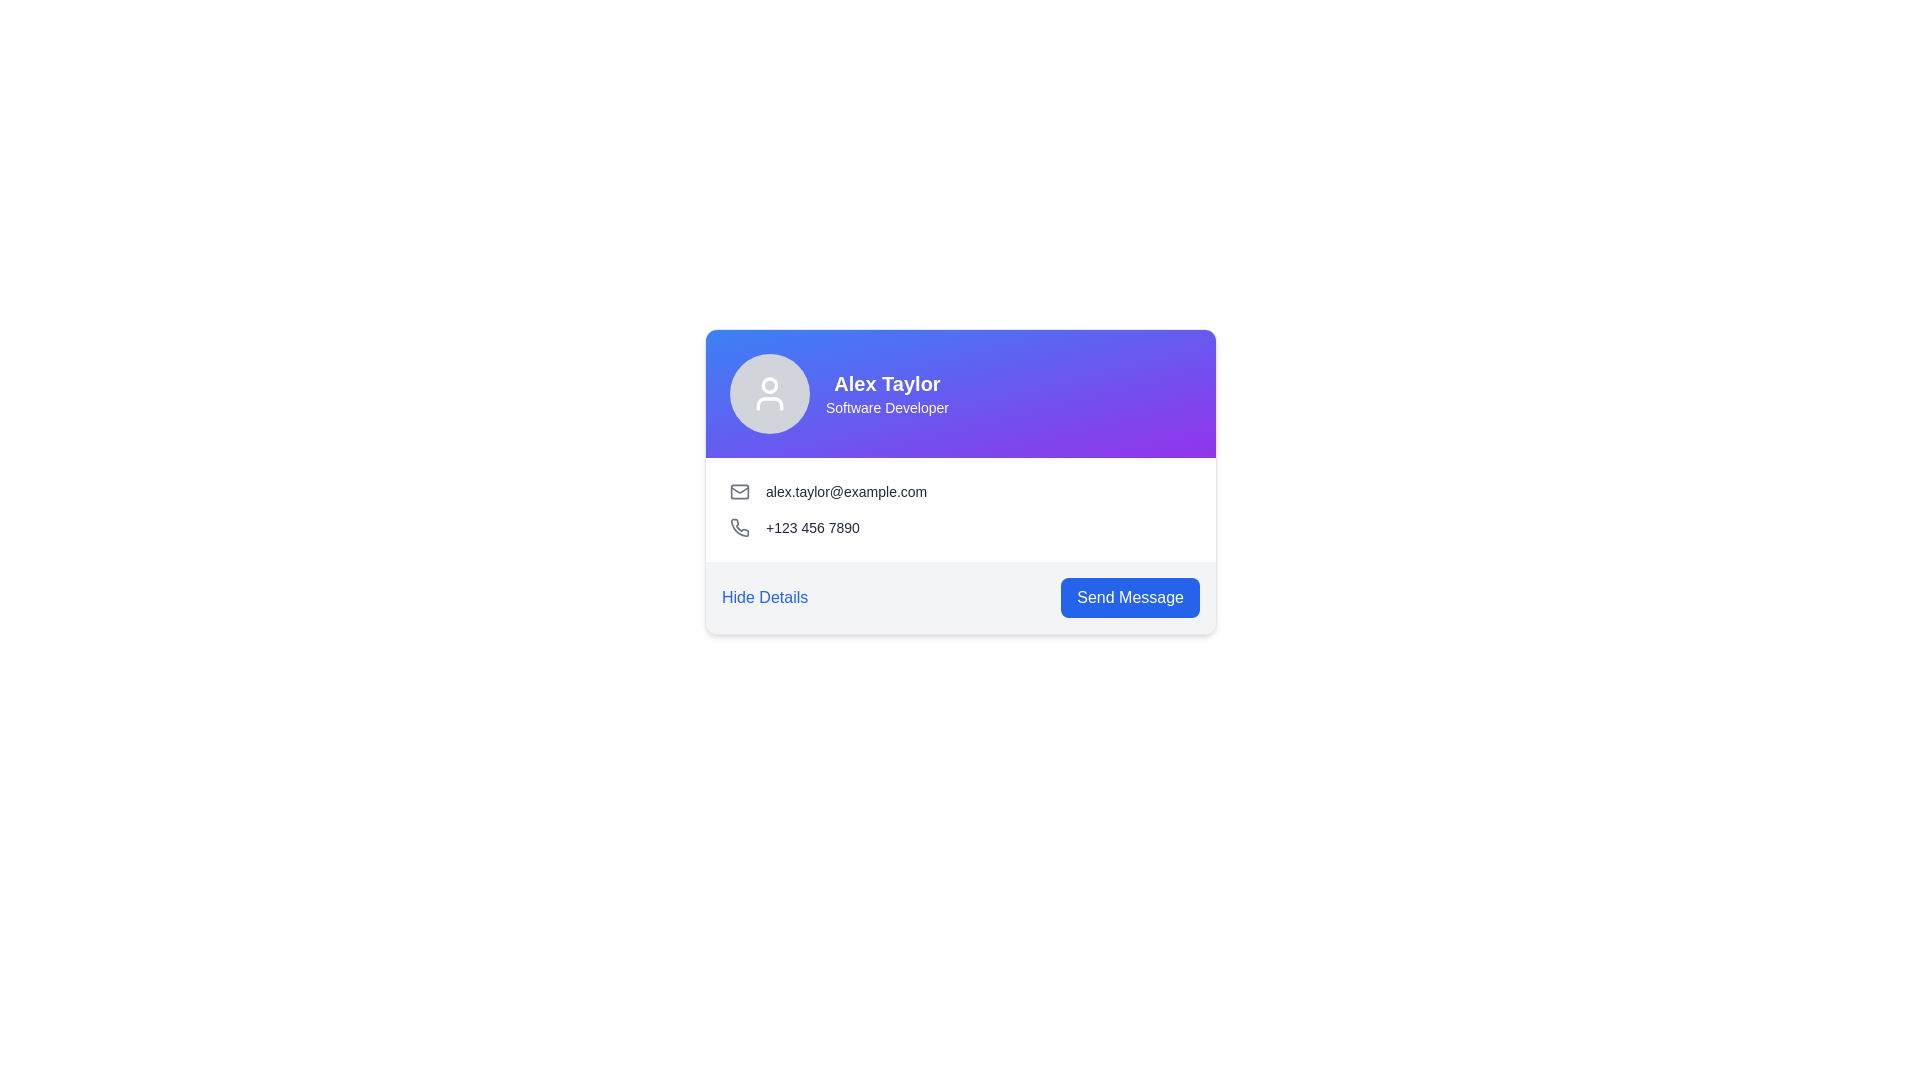 This screenshot has height=1080, width=1920. What do you see at coordinates (886, 384) in the screenshot?
I see `the title text display element that indicates the name of the individual on the card, located in the top-left quadrant of the card` at bounding box center [886, 384].